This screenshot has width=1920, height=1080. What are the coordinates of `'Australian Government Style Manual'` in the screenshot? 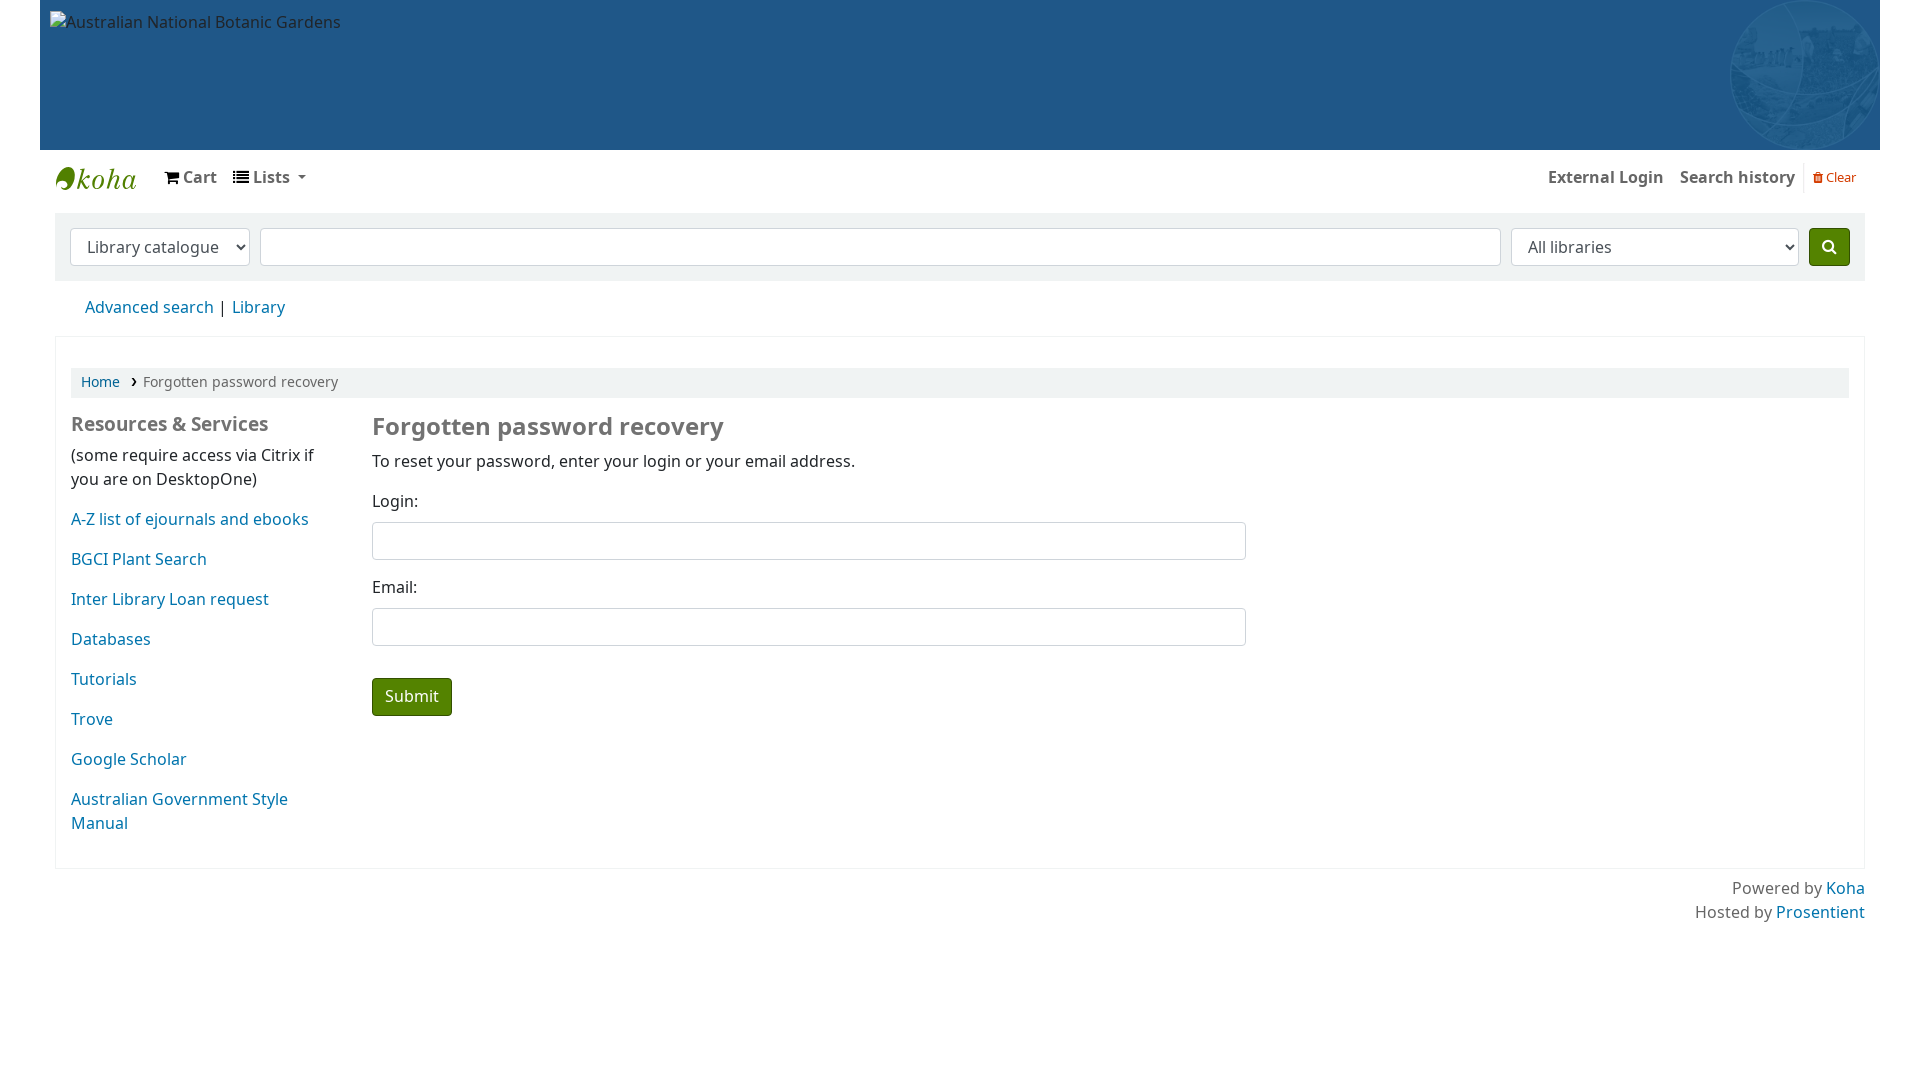 It's located at (179, 812).